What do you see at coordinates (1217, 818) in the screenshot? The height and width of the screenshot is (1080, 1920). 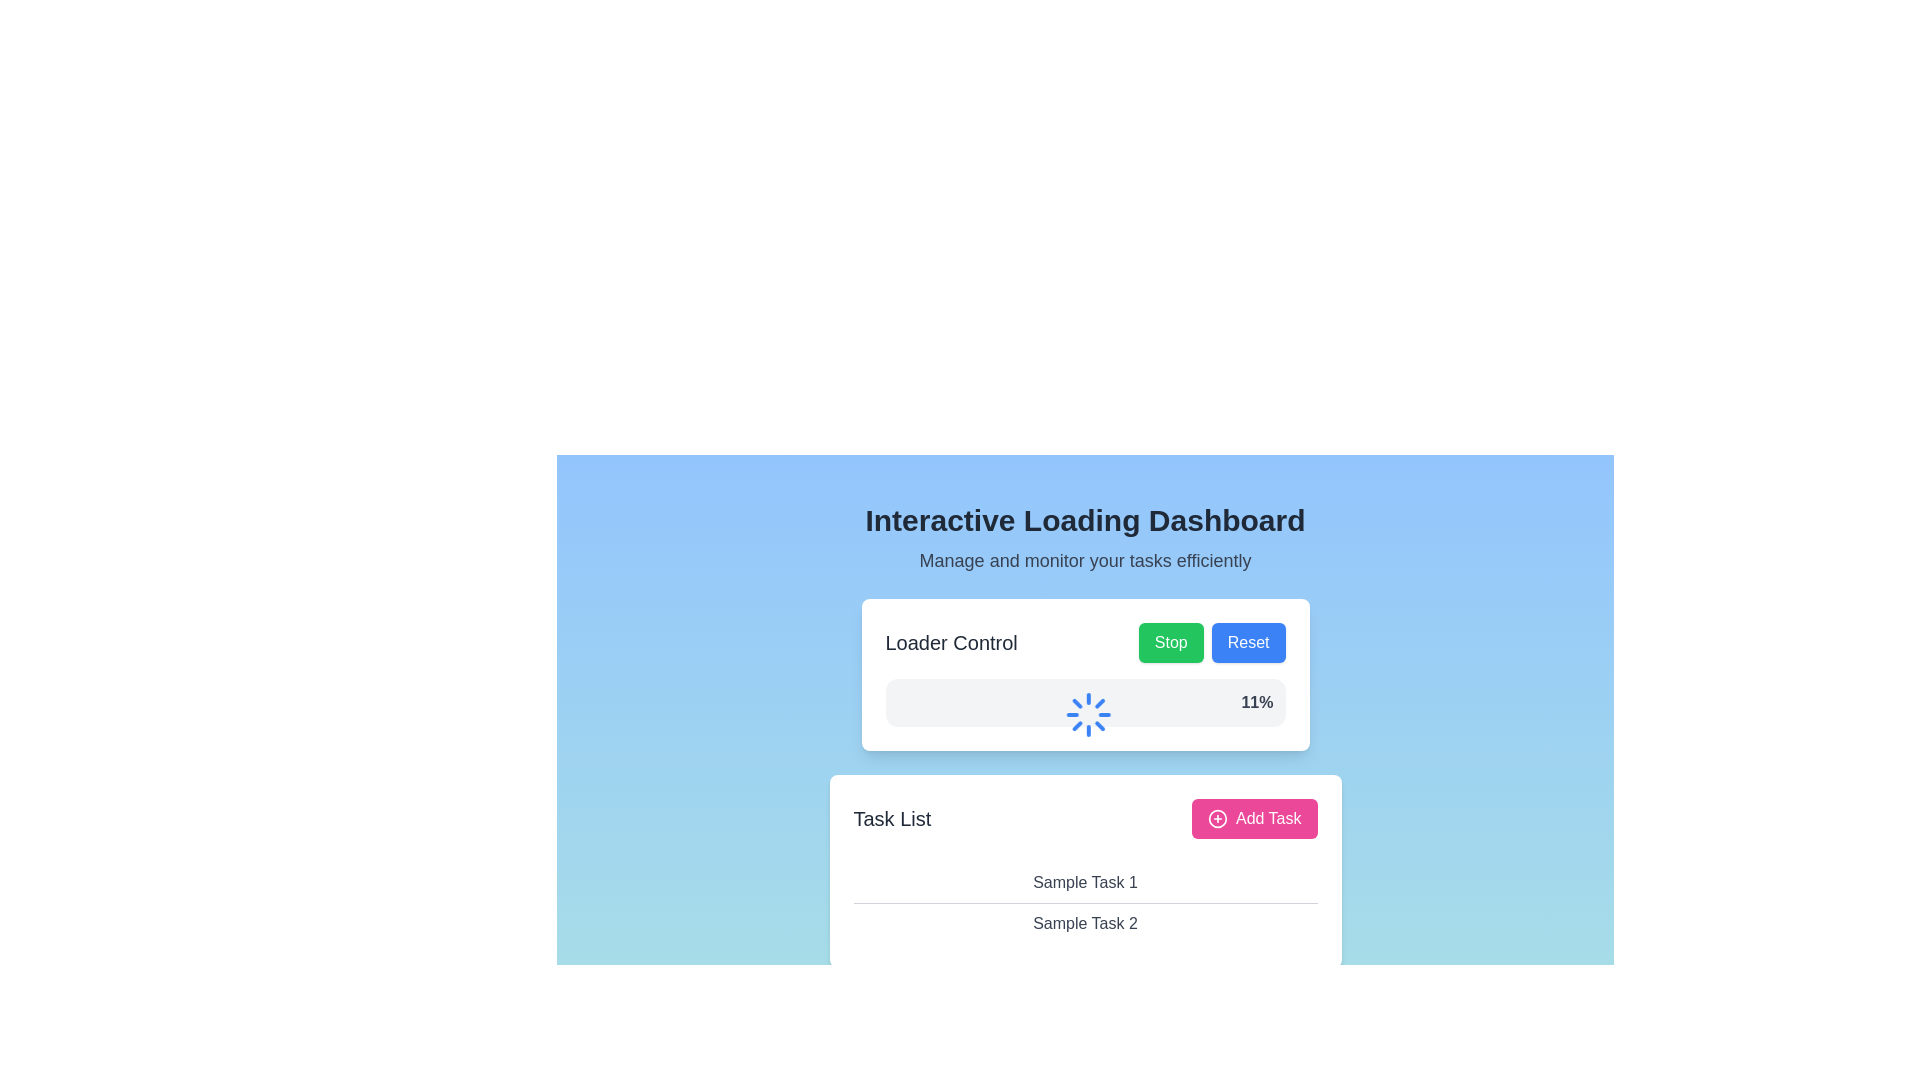 I see `the circular icon containing a '+' symbol, which is positioned to the left of the 'Add Task' button and centered horizontally with its text label` at bounding box center [1217, 818].